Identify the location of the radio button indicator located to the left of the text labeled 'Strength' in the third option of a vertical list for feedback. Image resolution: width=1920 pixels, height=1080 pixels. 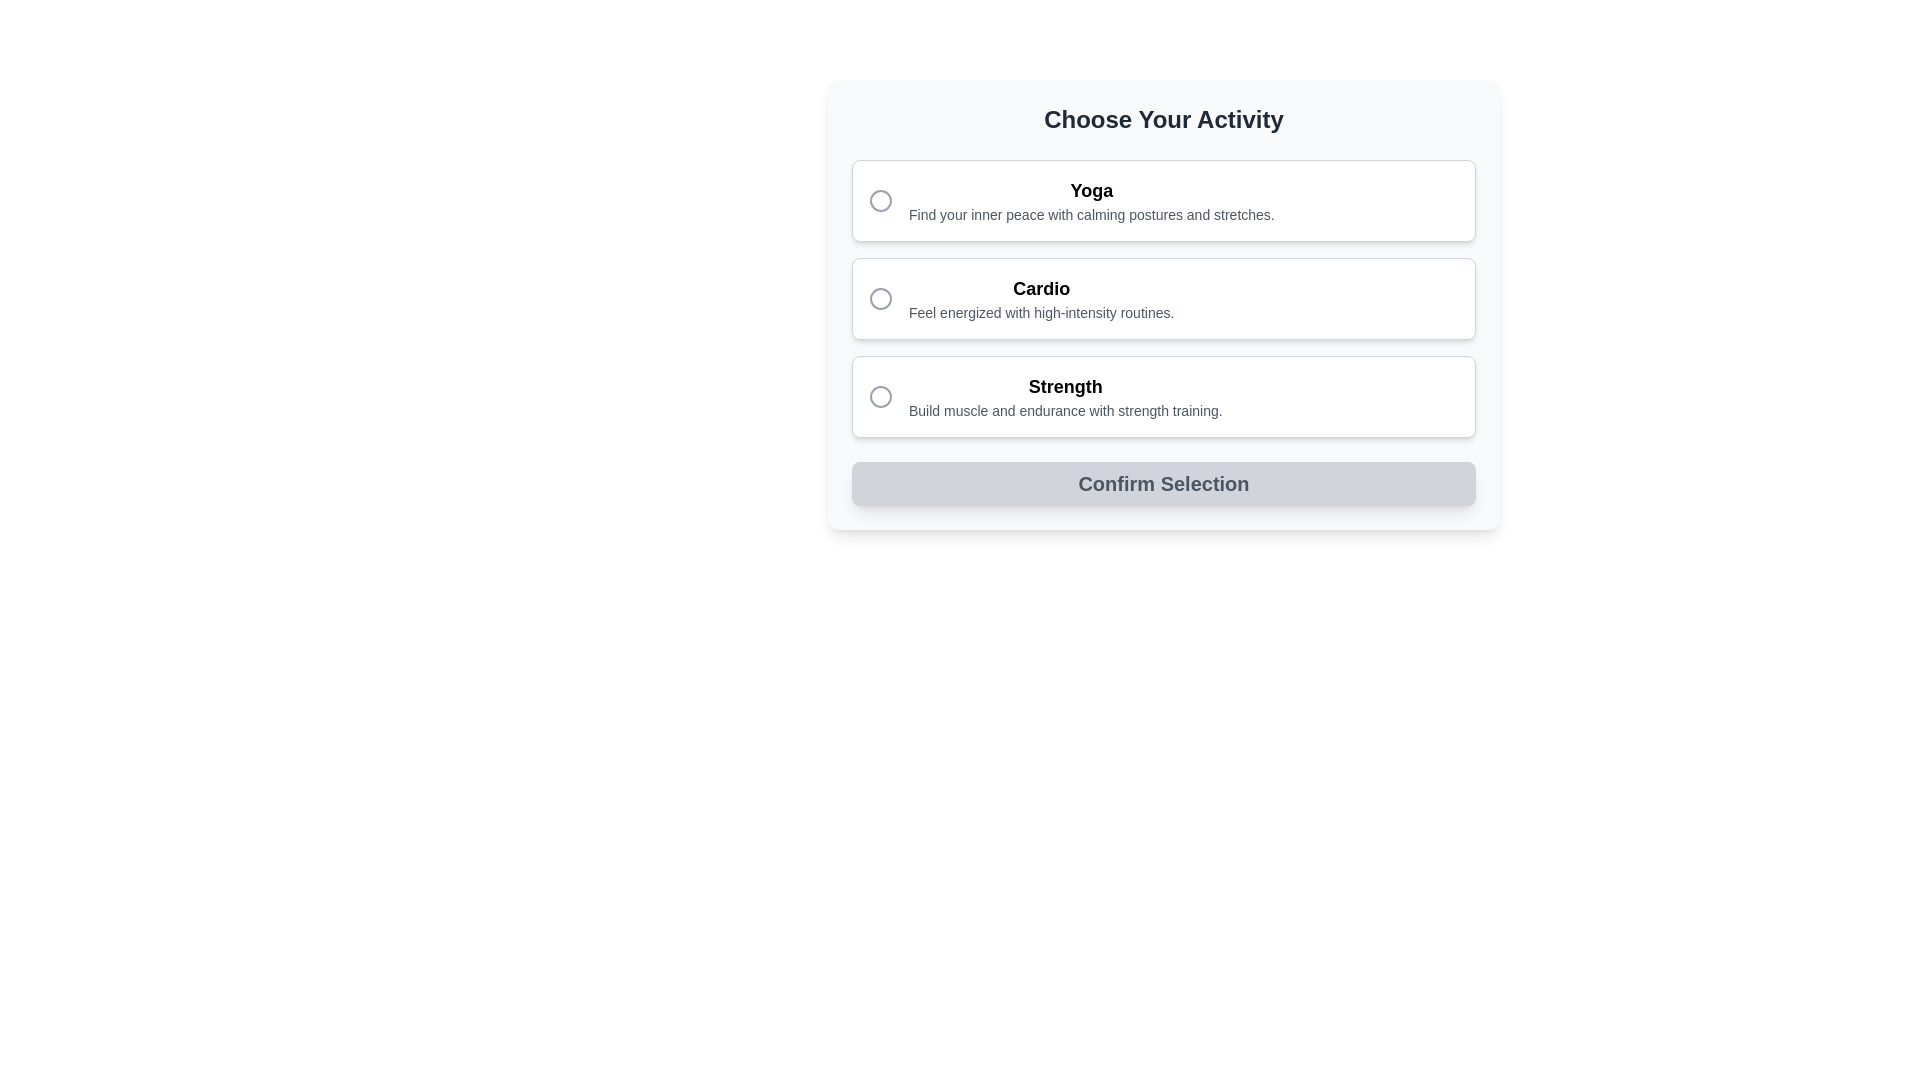
(880, 397).